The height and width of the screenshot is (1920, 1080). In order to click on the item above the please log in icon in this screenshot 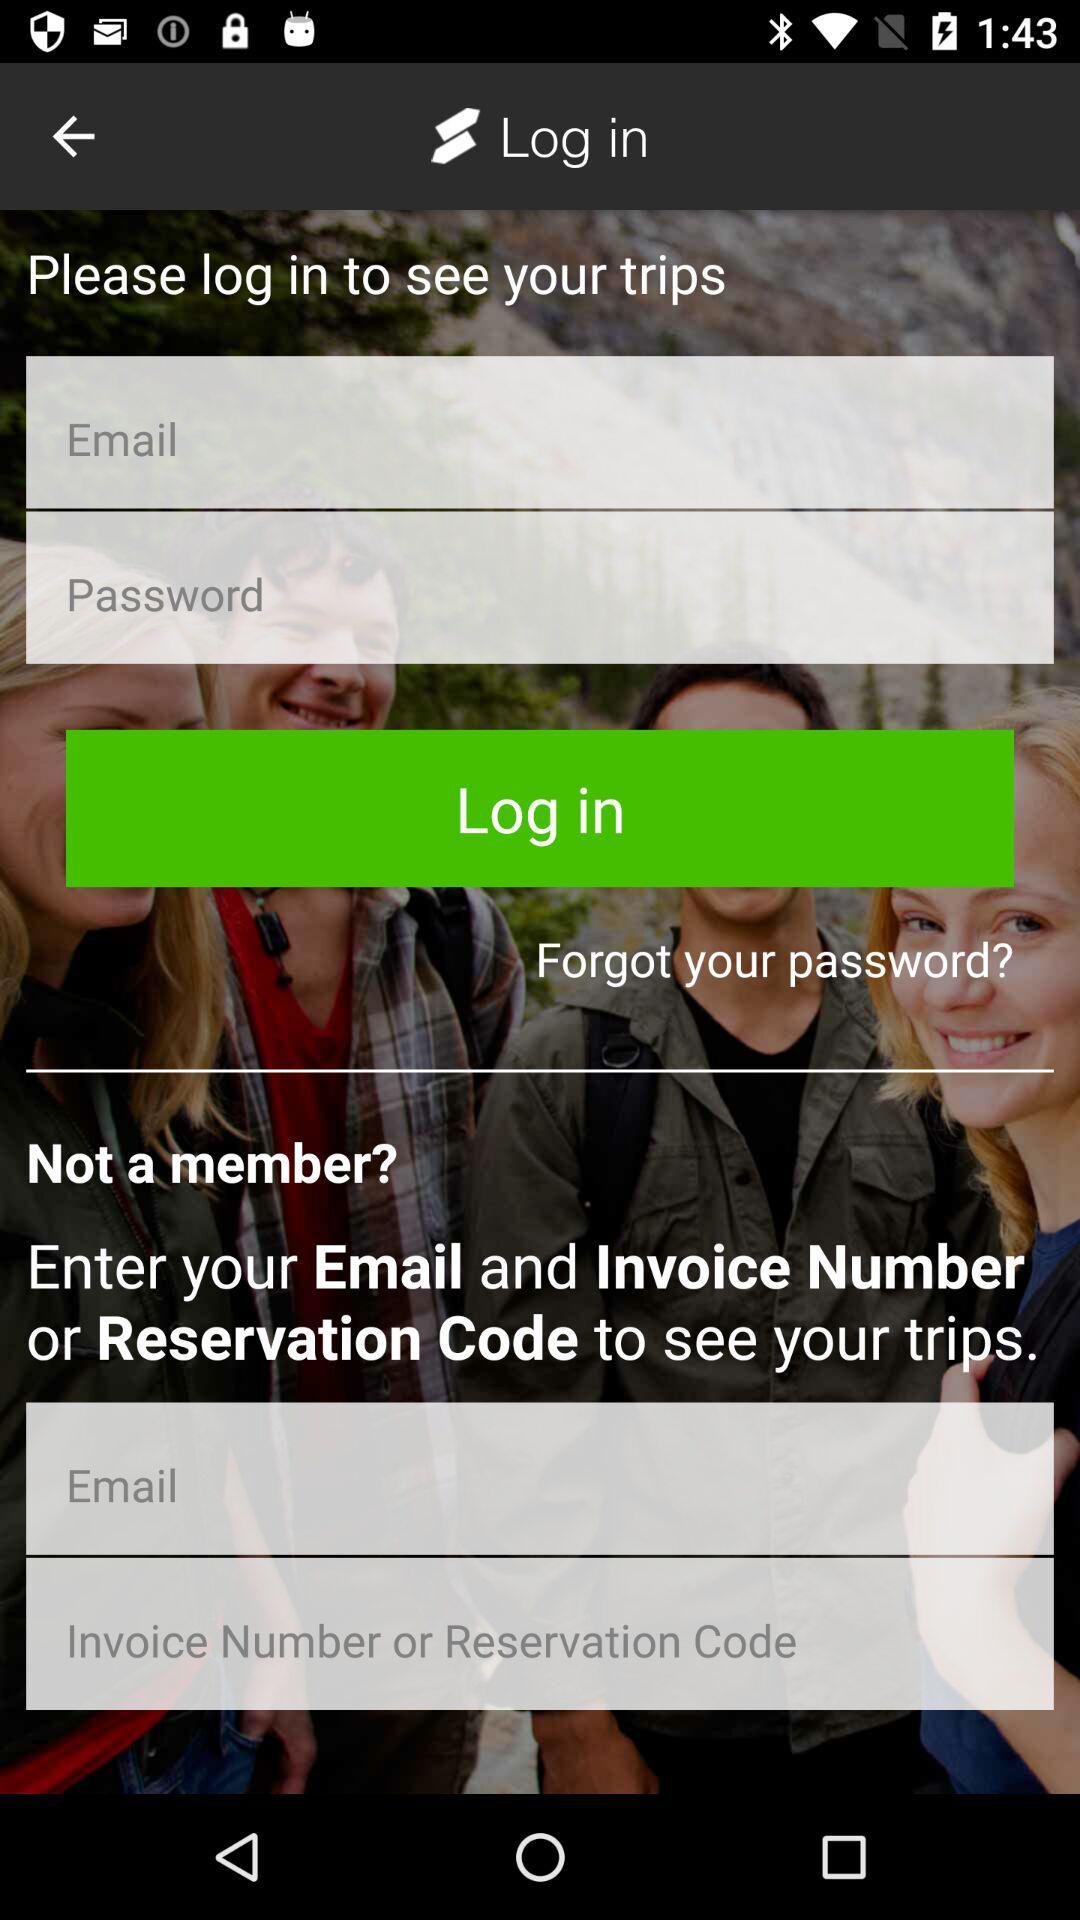, I will do `click(72, 135)`.